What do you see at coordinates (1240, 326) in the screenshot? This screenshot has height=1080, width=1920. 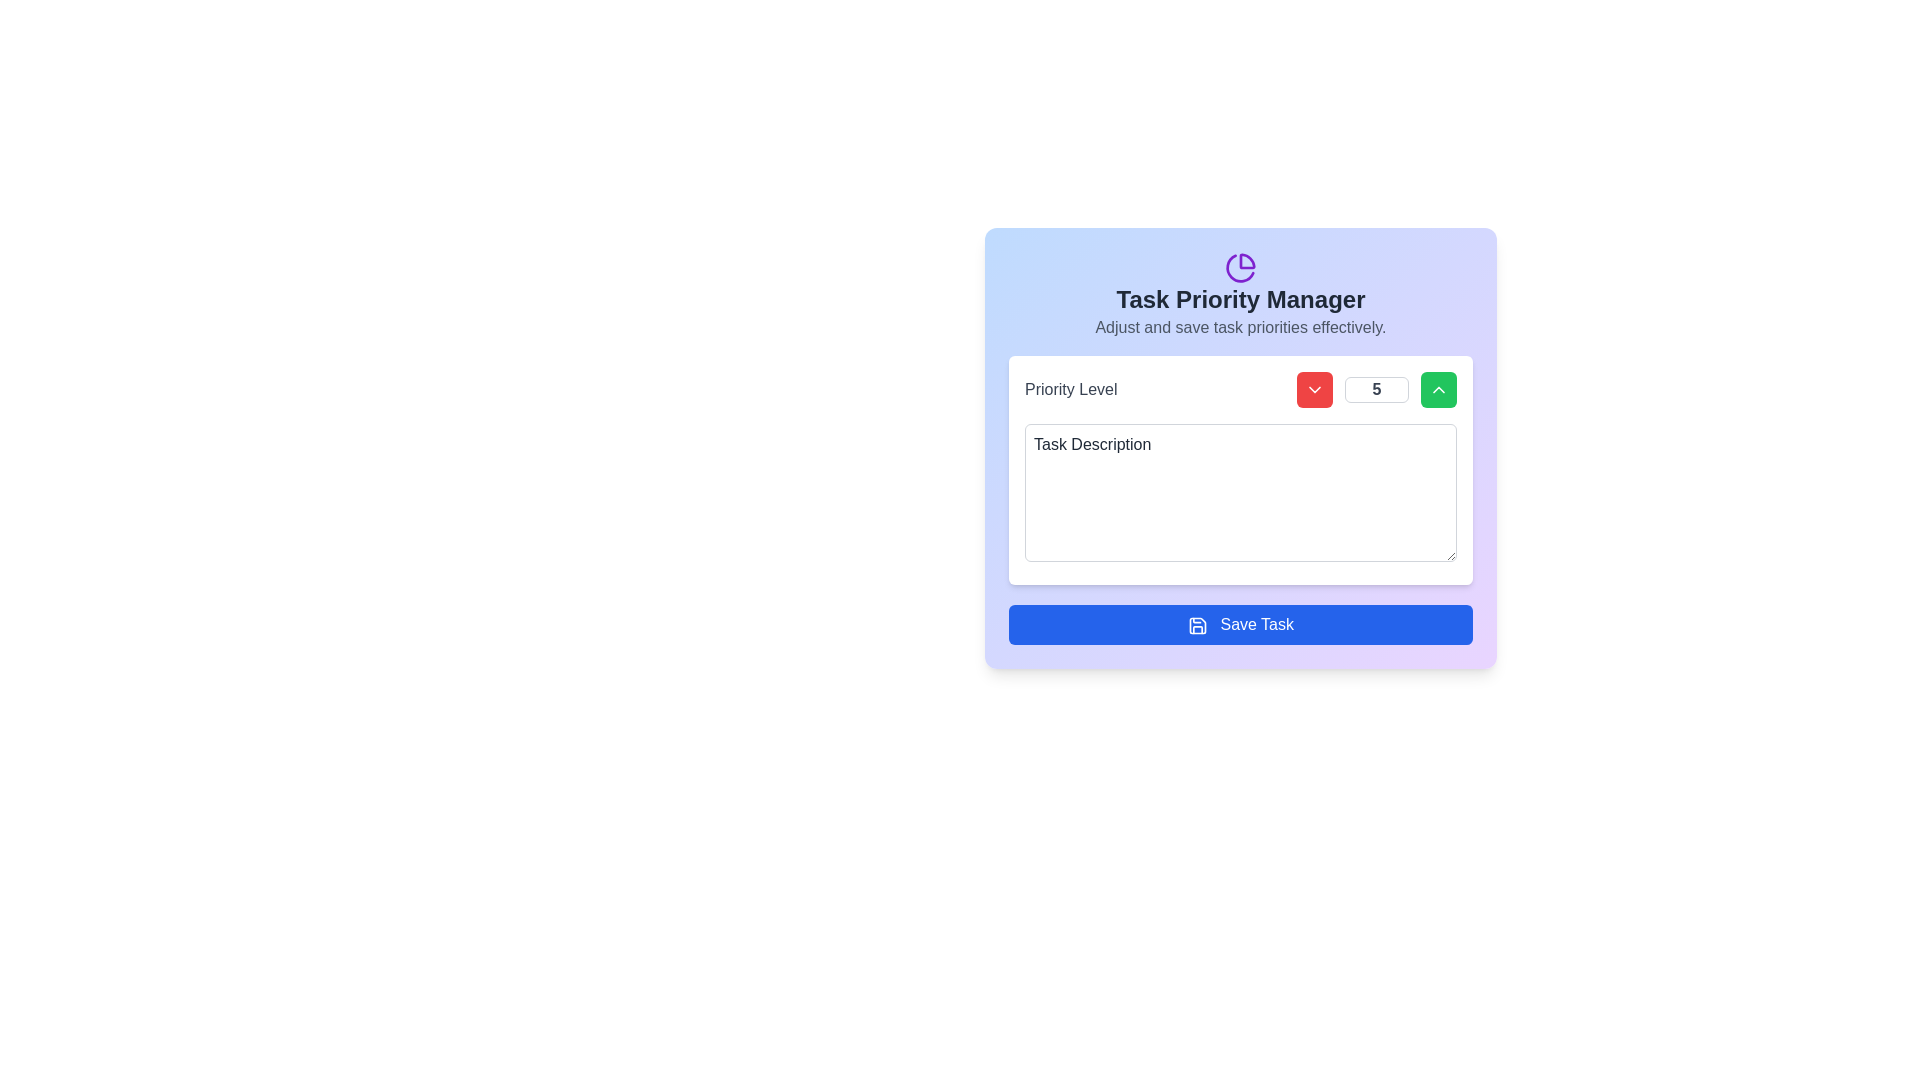 I see `the text element that reads 'Adjust and save task priorities effectively.' which is located below the 'Task Priority Manager' title` at bounding box center [1240, 326].